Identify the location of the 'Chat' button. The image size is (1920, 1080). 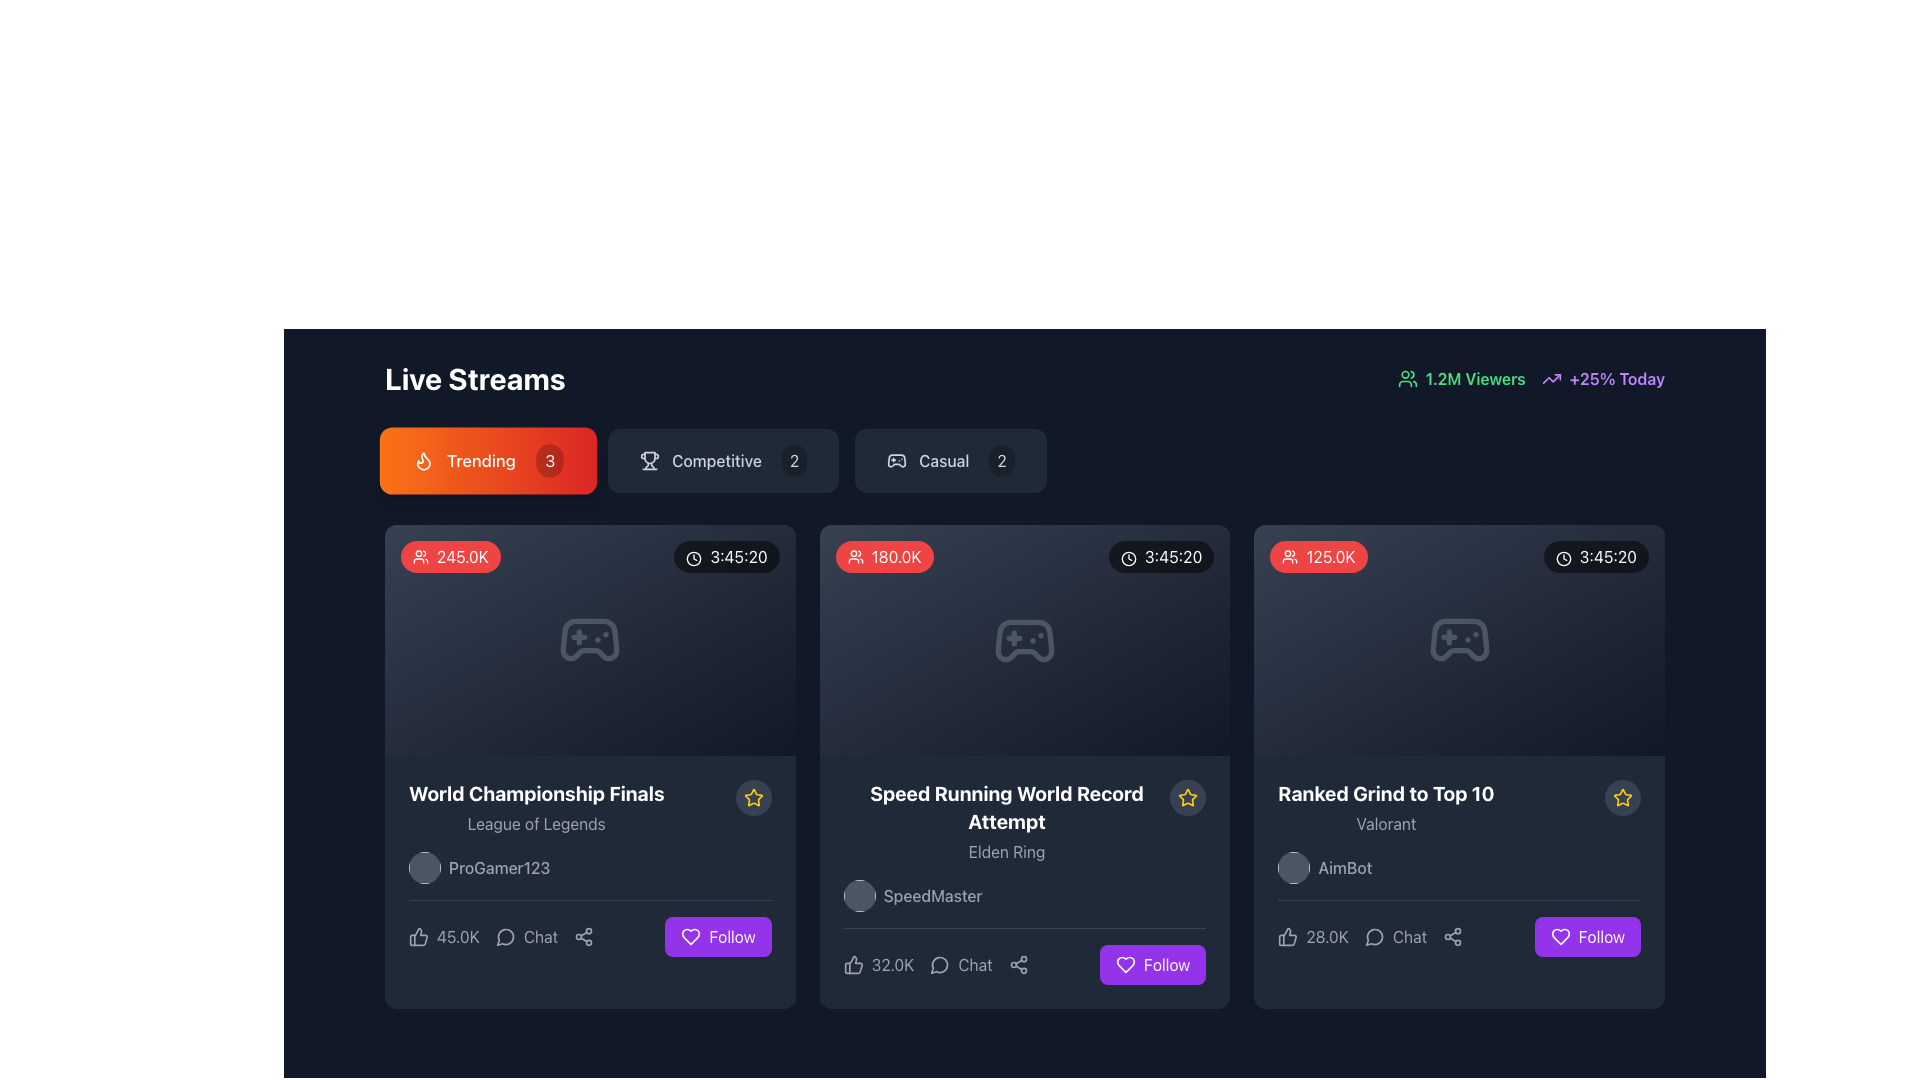
(527, 937).